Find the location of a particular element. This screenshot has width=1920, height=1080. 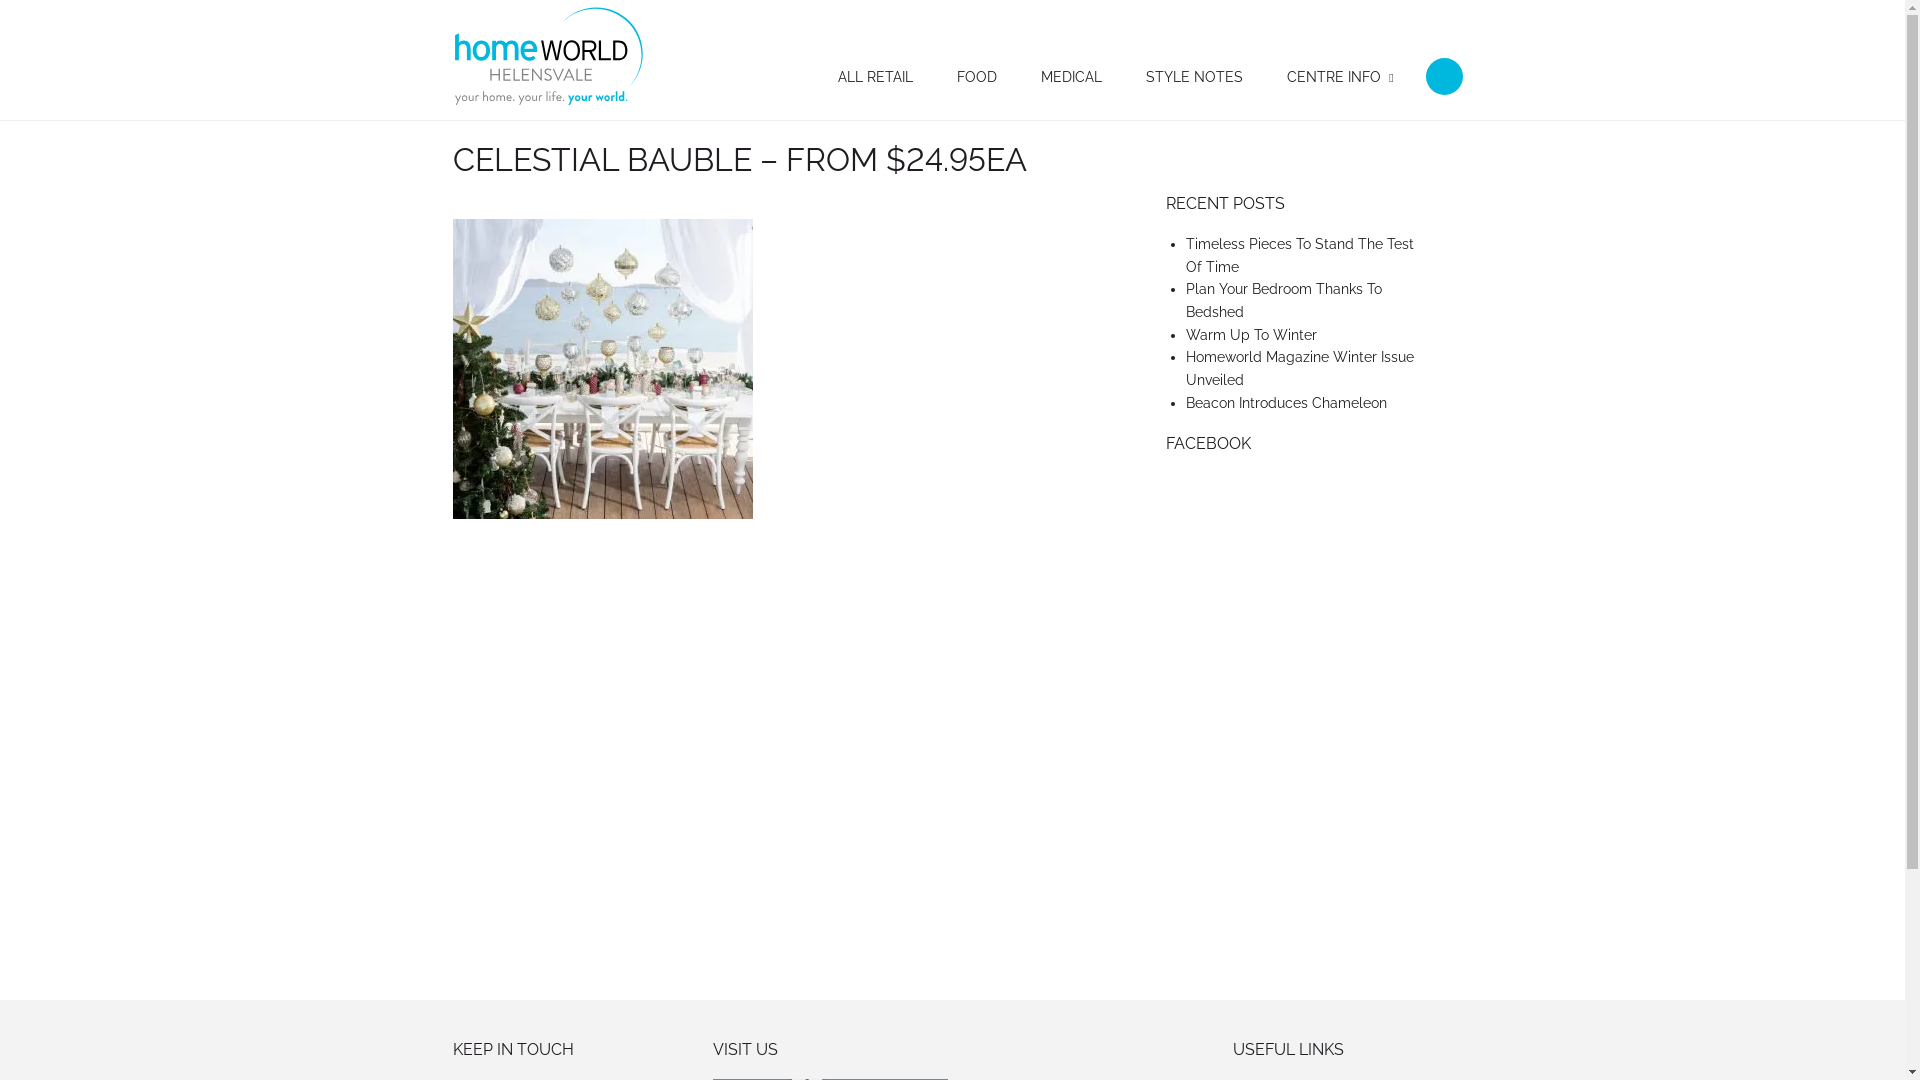

'STYLE NOTES' is located at coordinates (1194, 76).